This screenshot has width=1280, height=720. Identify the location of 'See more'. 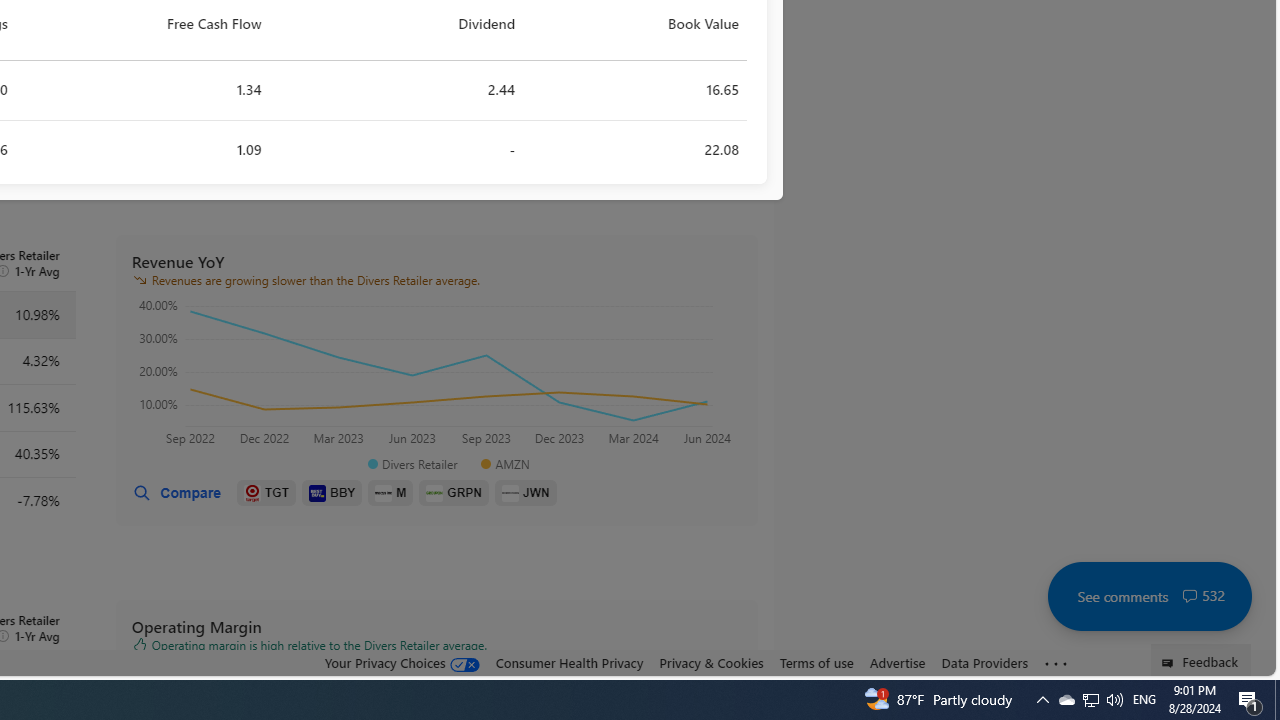
(1055, 664).